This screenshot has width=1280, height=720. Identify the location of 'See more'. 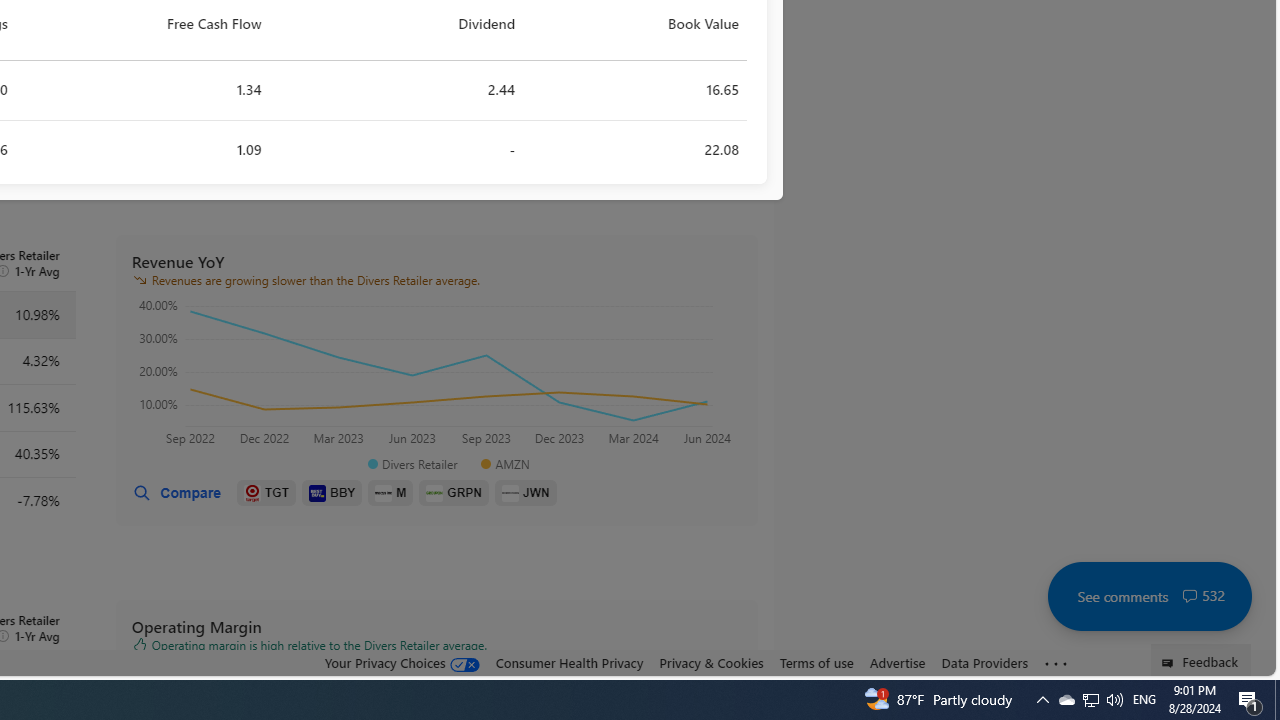
(1055, 664).